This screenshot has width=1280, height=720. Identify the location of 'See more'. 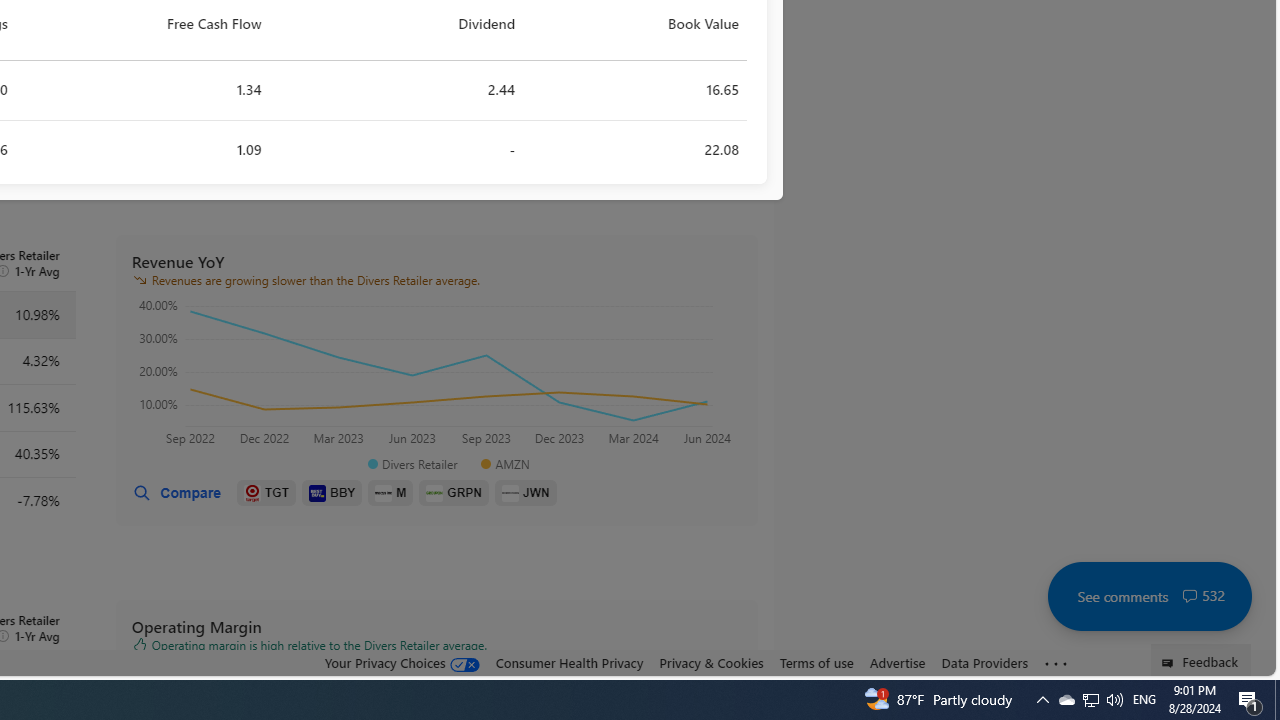
(1055, 664).